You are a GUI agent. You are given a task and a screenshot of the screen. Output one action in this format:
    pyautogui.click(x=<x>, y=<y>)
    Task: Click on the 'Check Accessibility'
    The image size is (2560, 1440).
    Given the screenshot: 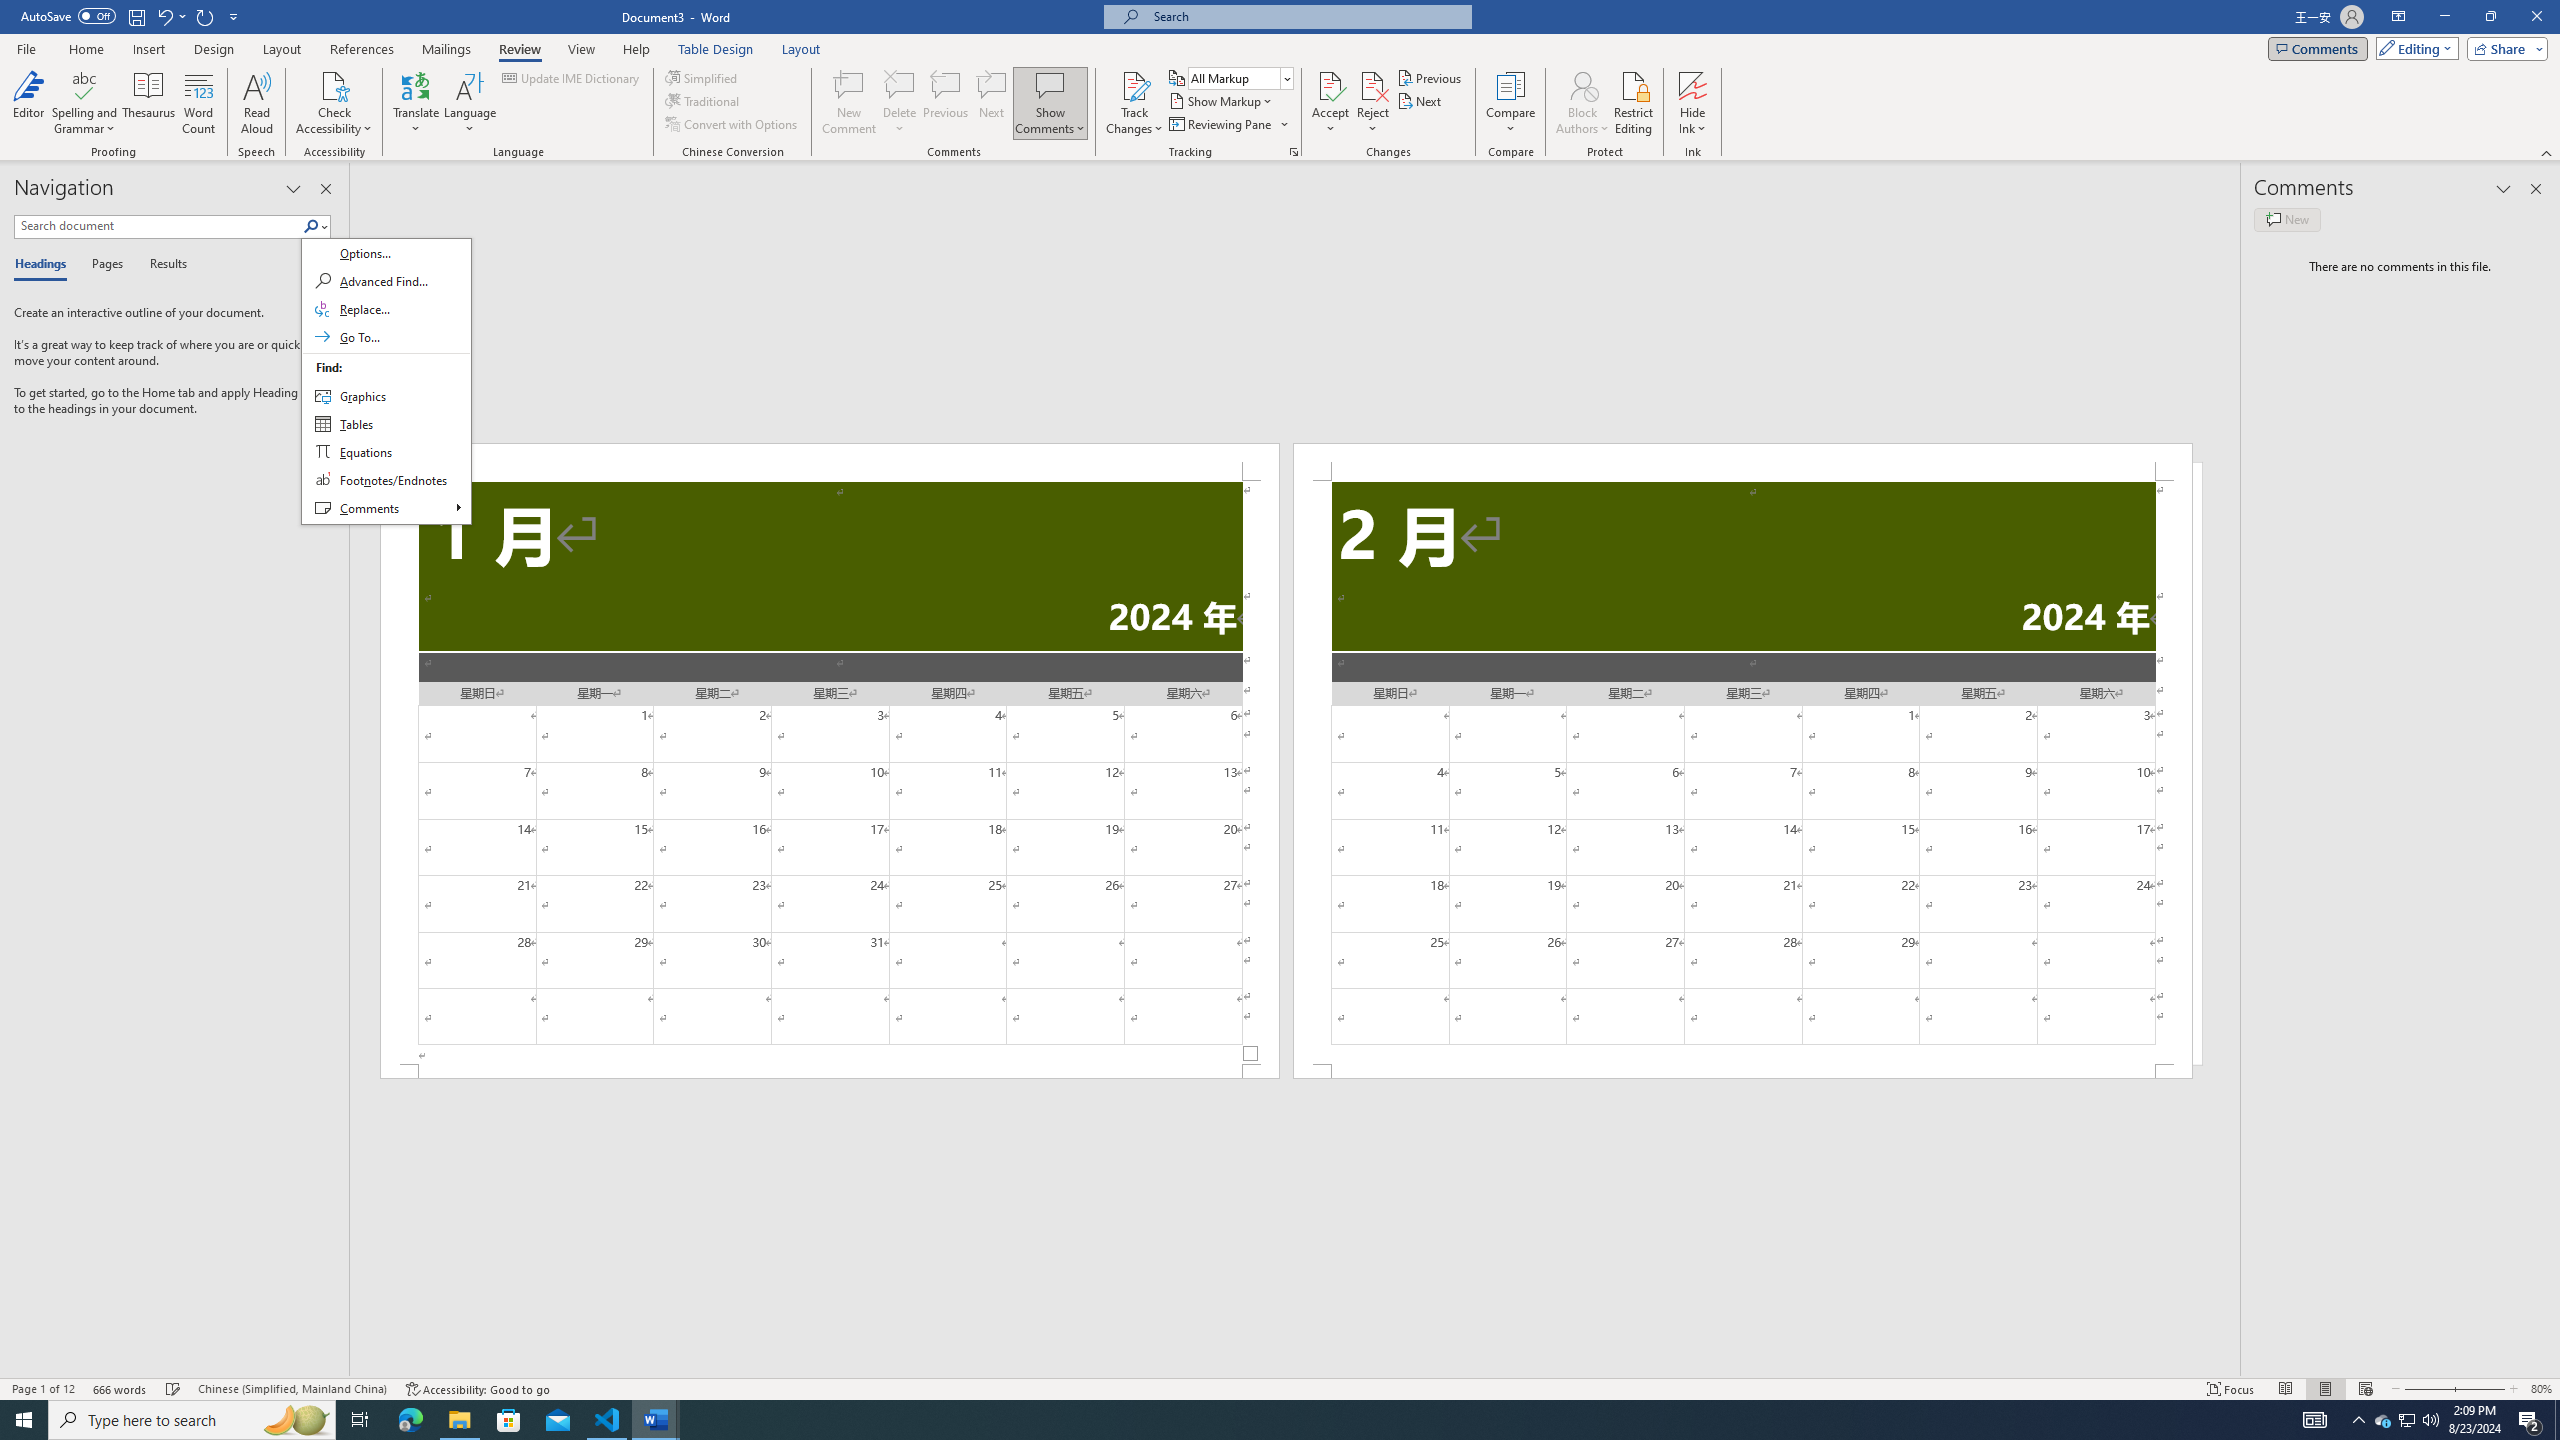 What is the action you would take?
    pyautogui.click(x=334, y=103)
    